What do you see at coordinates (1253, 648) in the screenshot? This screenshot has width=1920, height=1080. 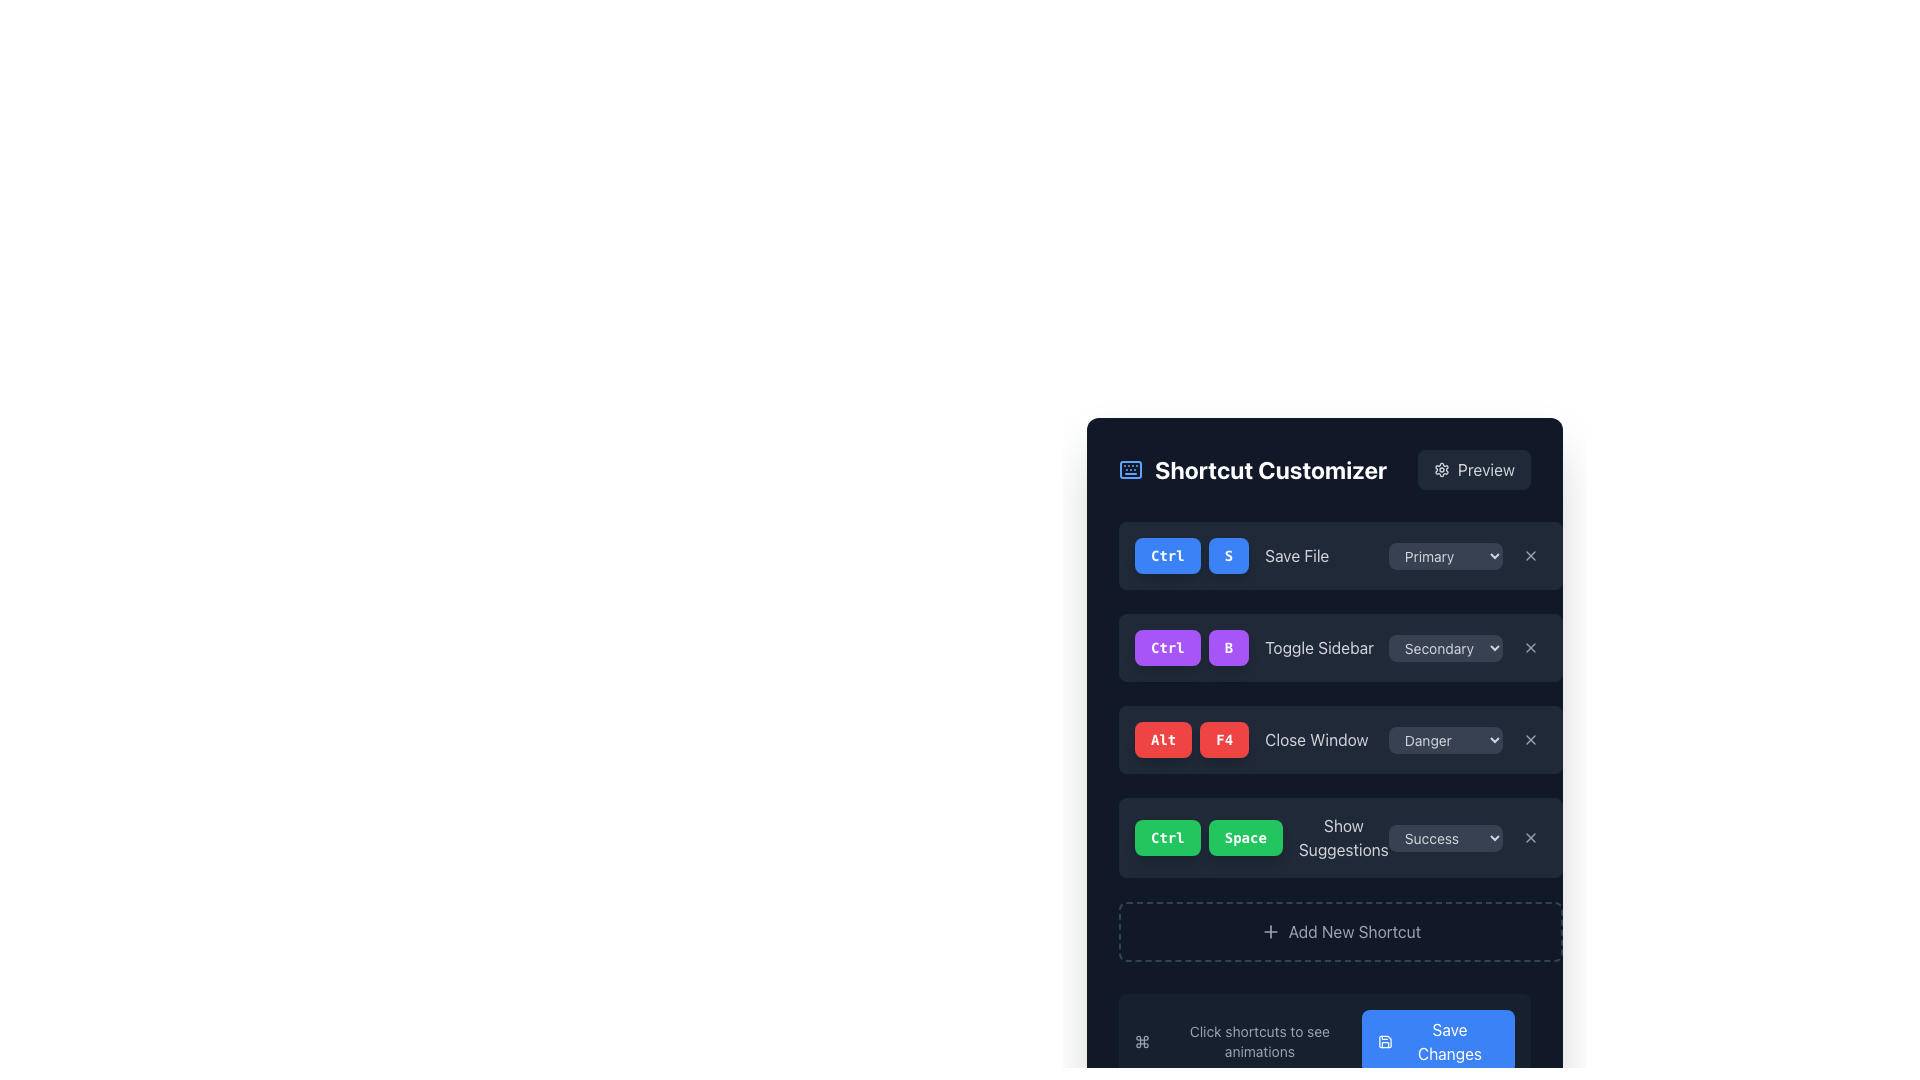 I see `the 'Ctrl' button in the Shortcut label that triggers the 'Toggle Sidebar' action, located in the second row of the shortcut list` at bounding box center [1253, 648].